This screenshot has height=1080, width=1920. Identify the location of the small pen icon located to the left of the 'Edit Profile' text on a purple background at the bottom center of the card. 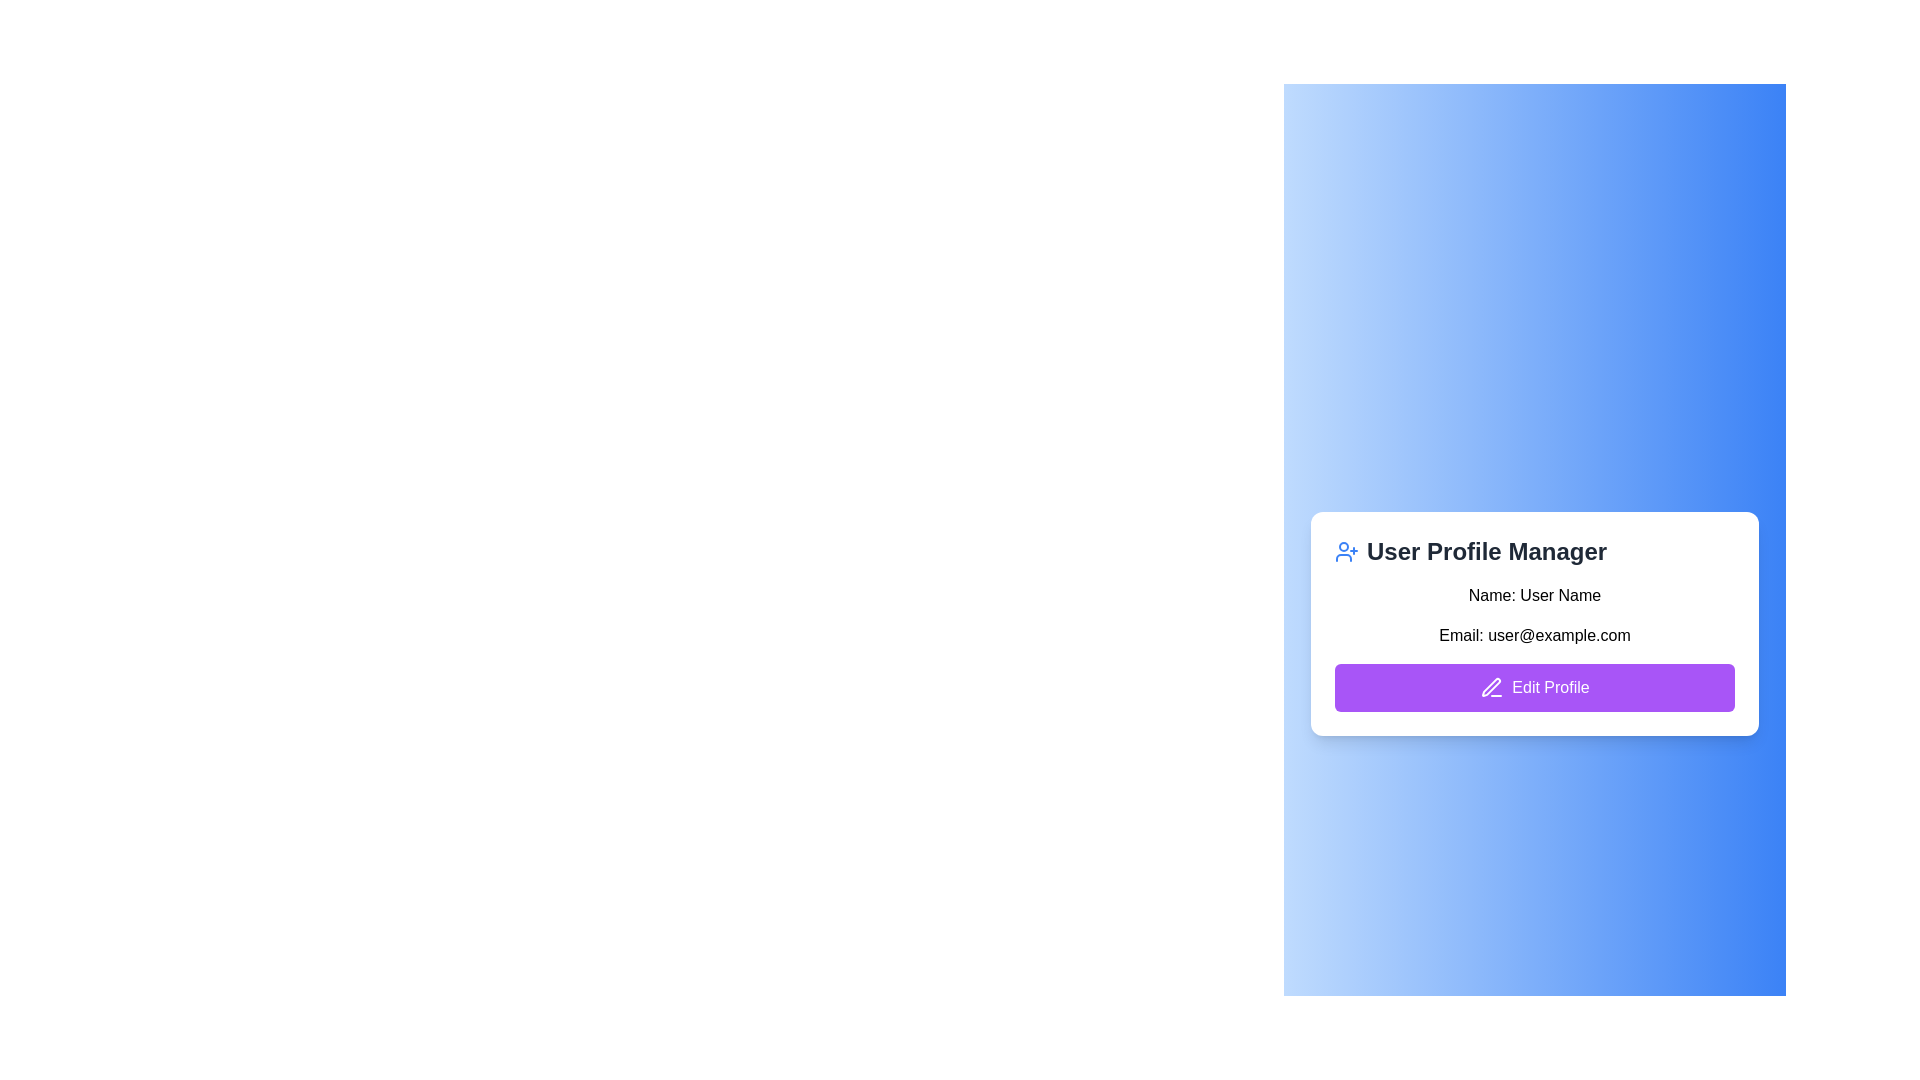
(1492, 686).